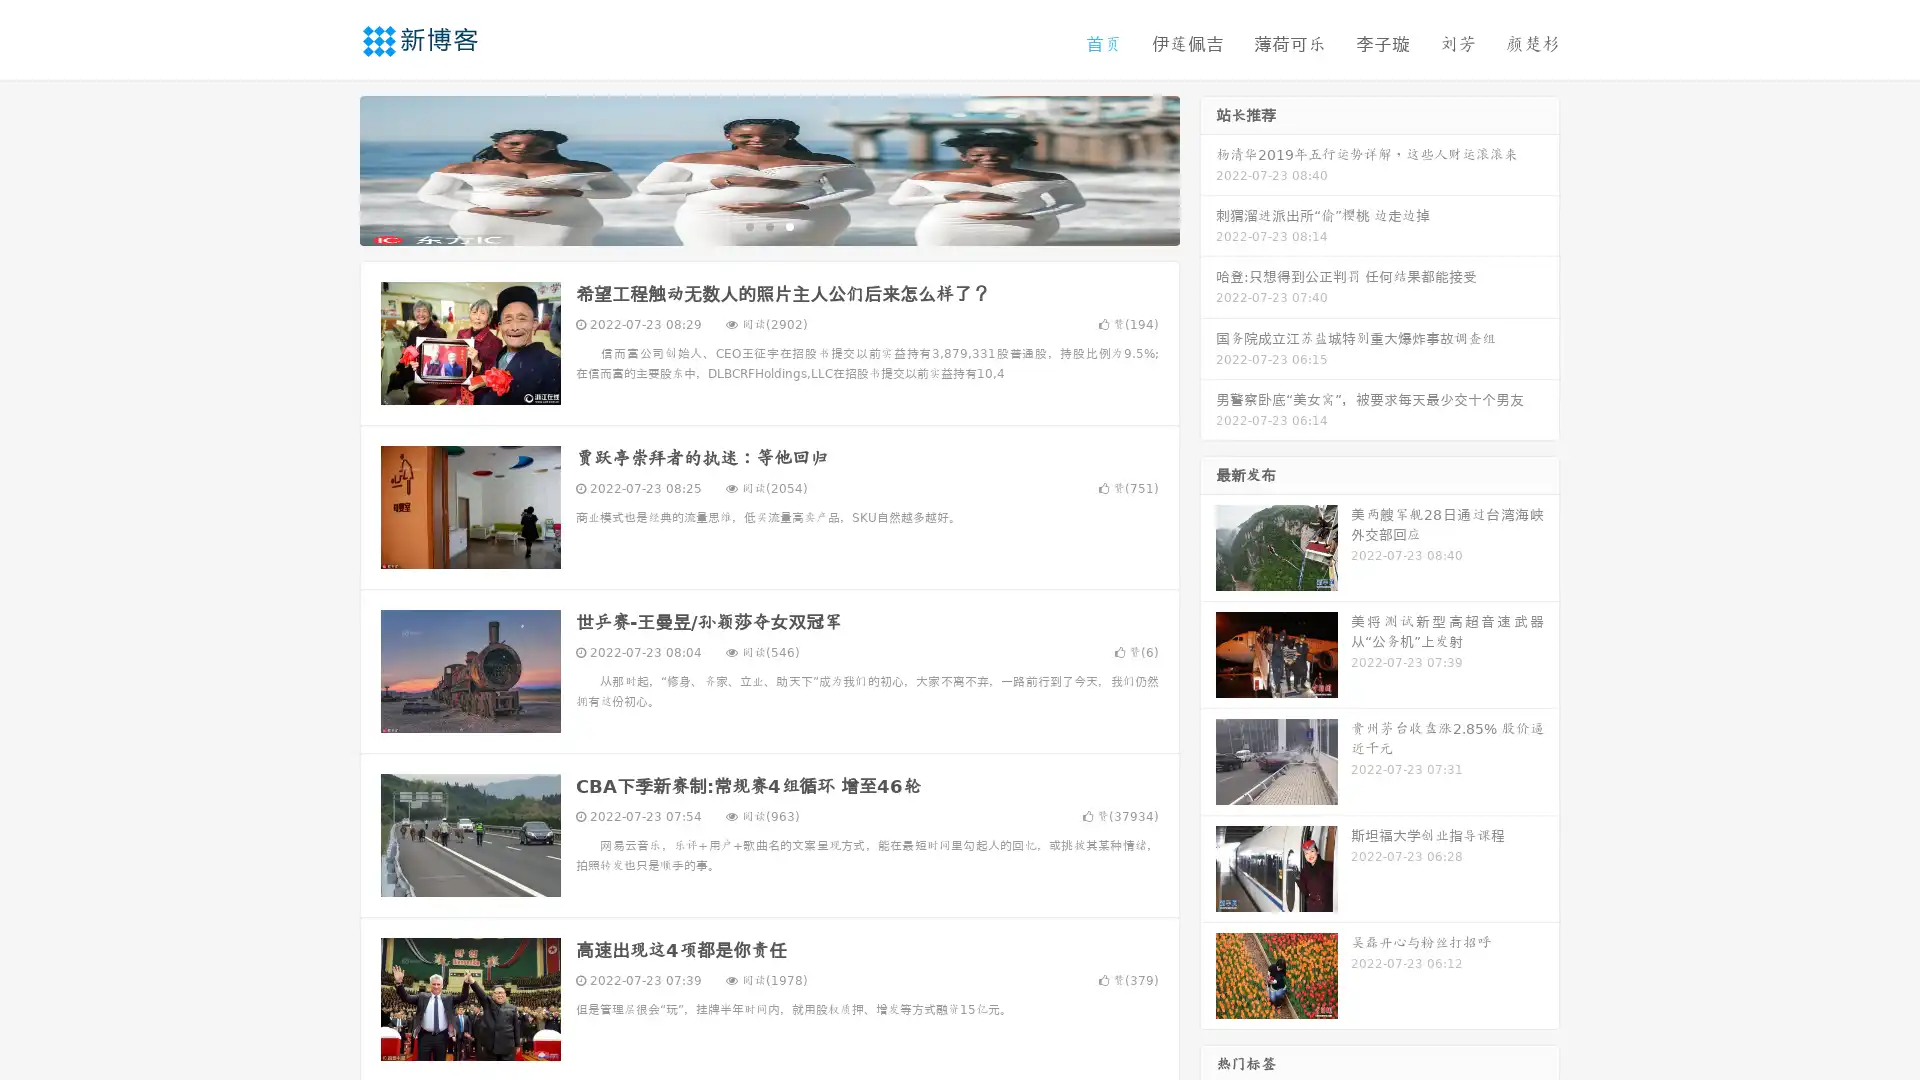 The width and height of the screenshot is (1920, 1080). What do you see at coordinates (748, 225) in the screenshot?
I see `Go to slide 1` at bounding box center [748, 225].